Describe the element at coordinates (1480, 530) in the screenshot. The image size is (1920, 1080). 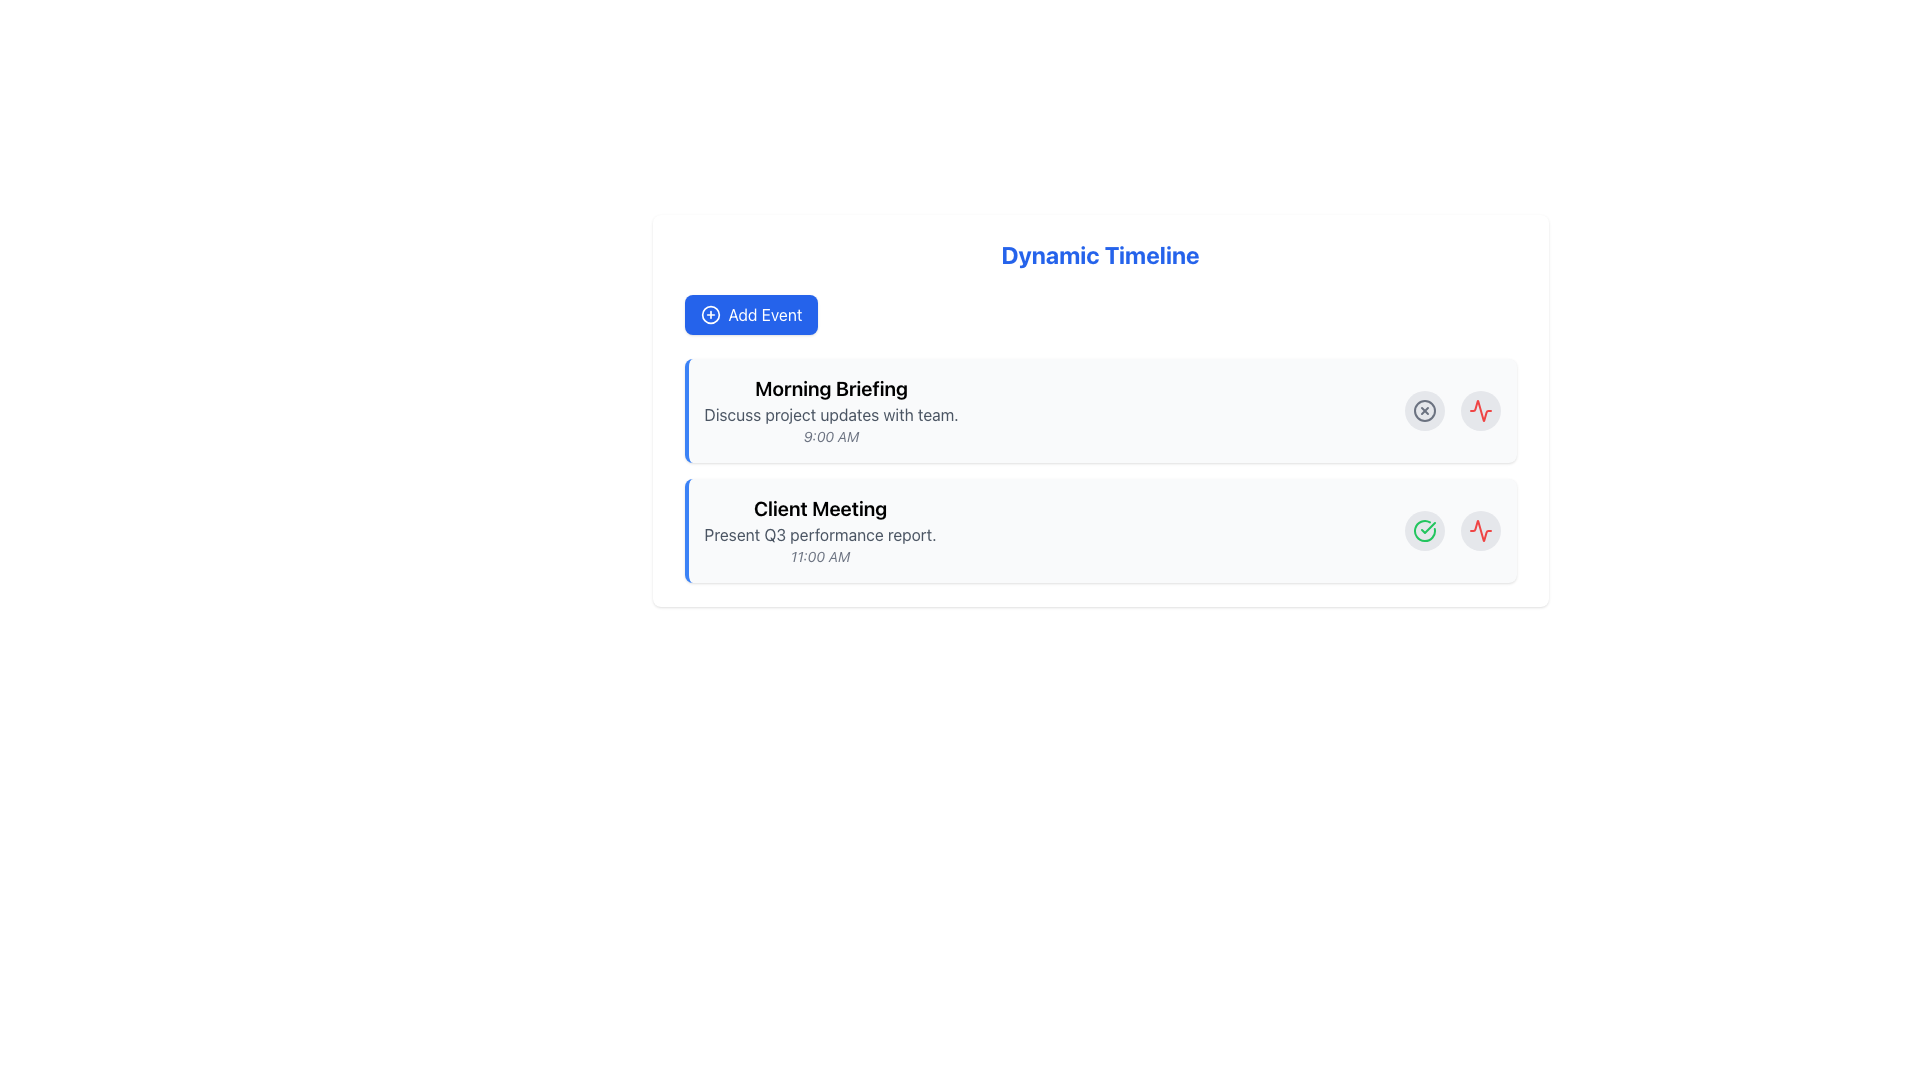
I see `the second button in the group of action buttons located to the right side of the 'Client Meeting' card` at that location.